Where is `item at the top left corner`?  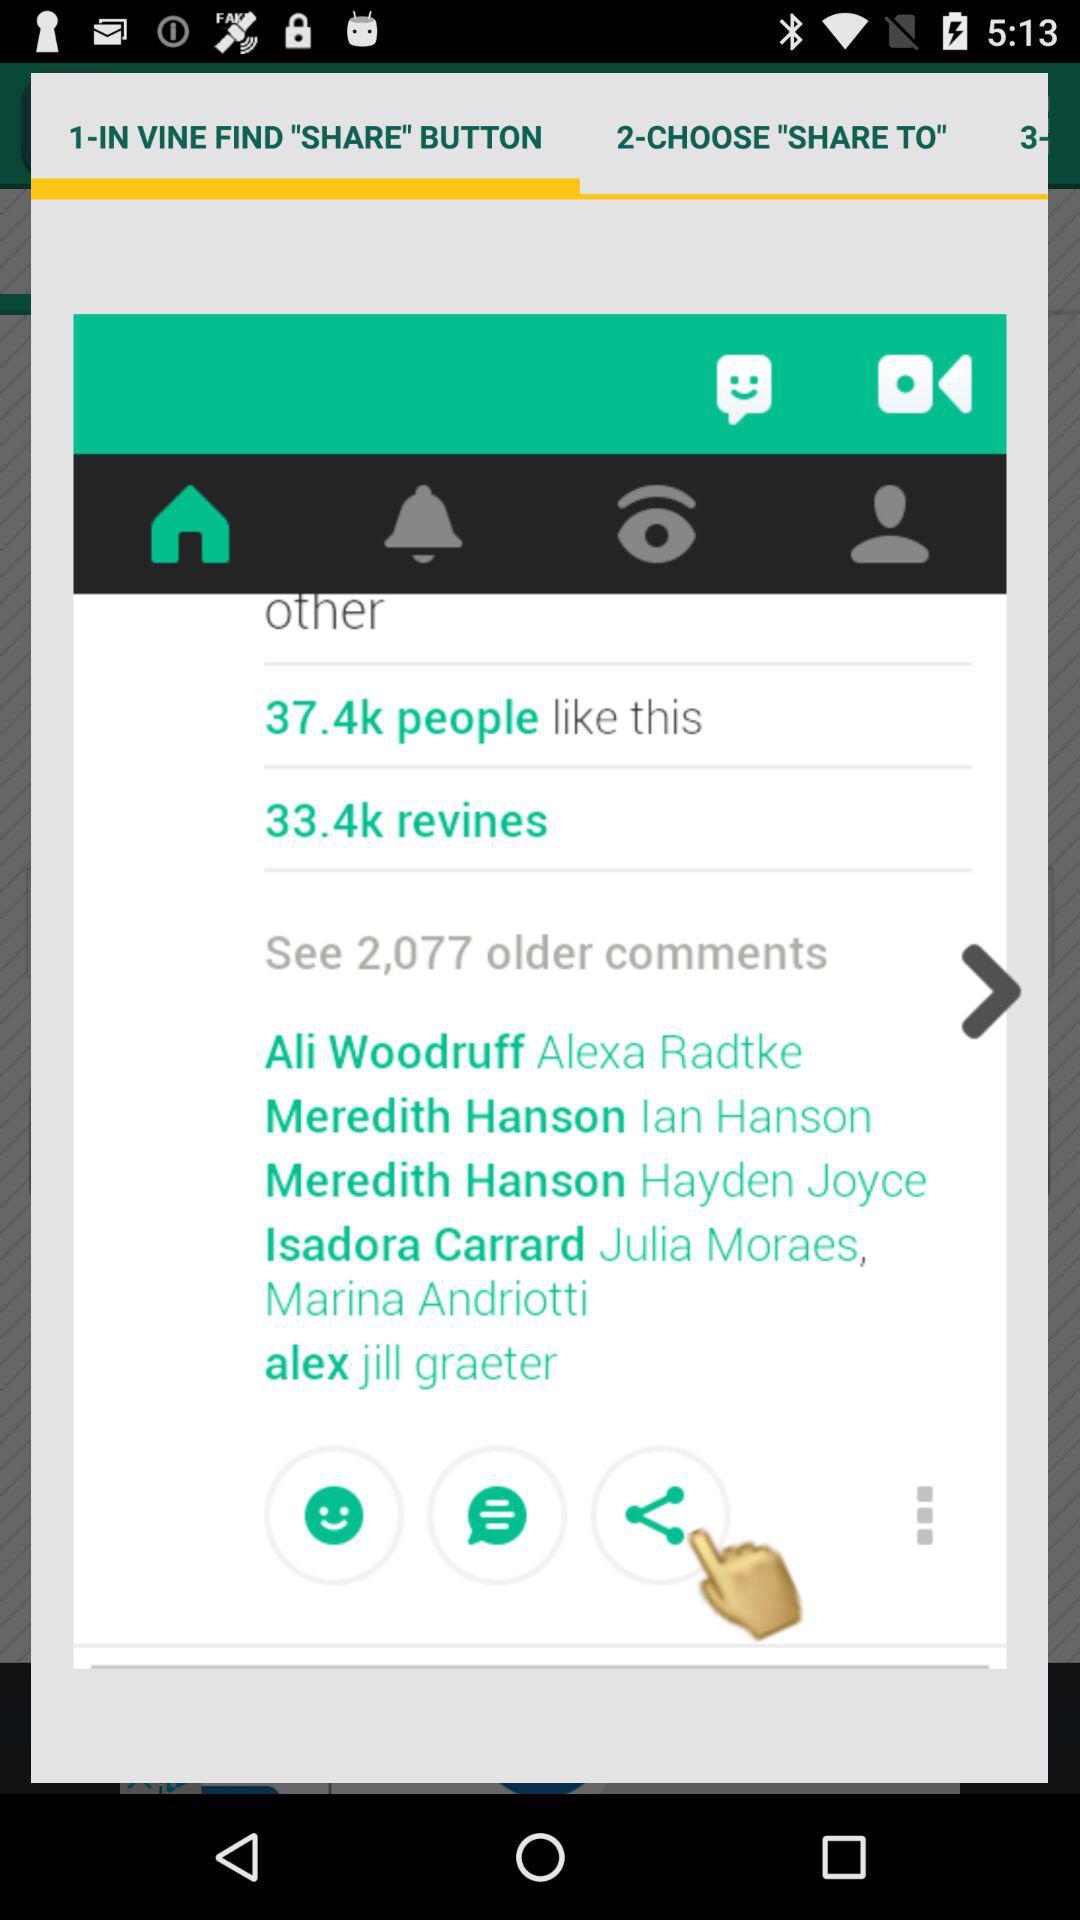 item at the top left corner is located at coordinates (305, 135).